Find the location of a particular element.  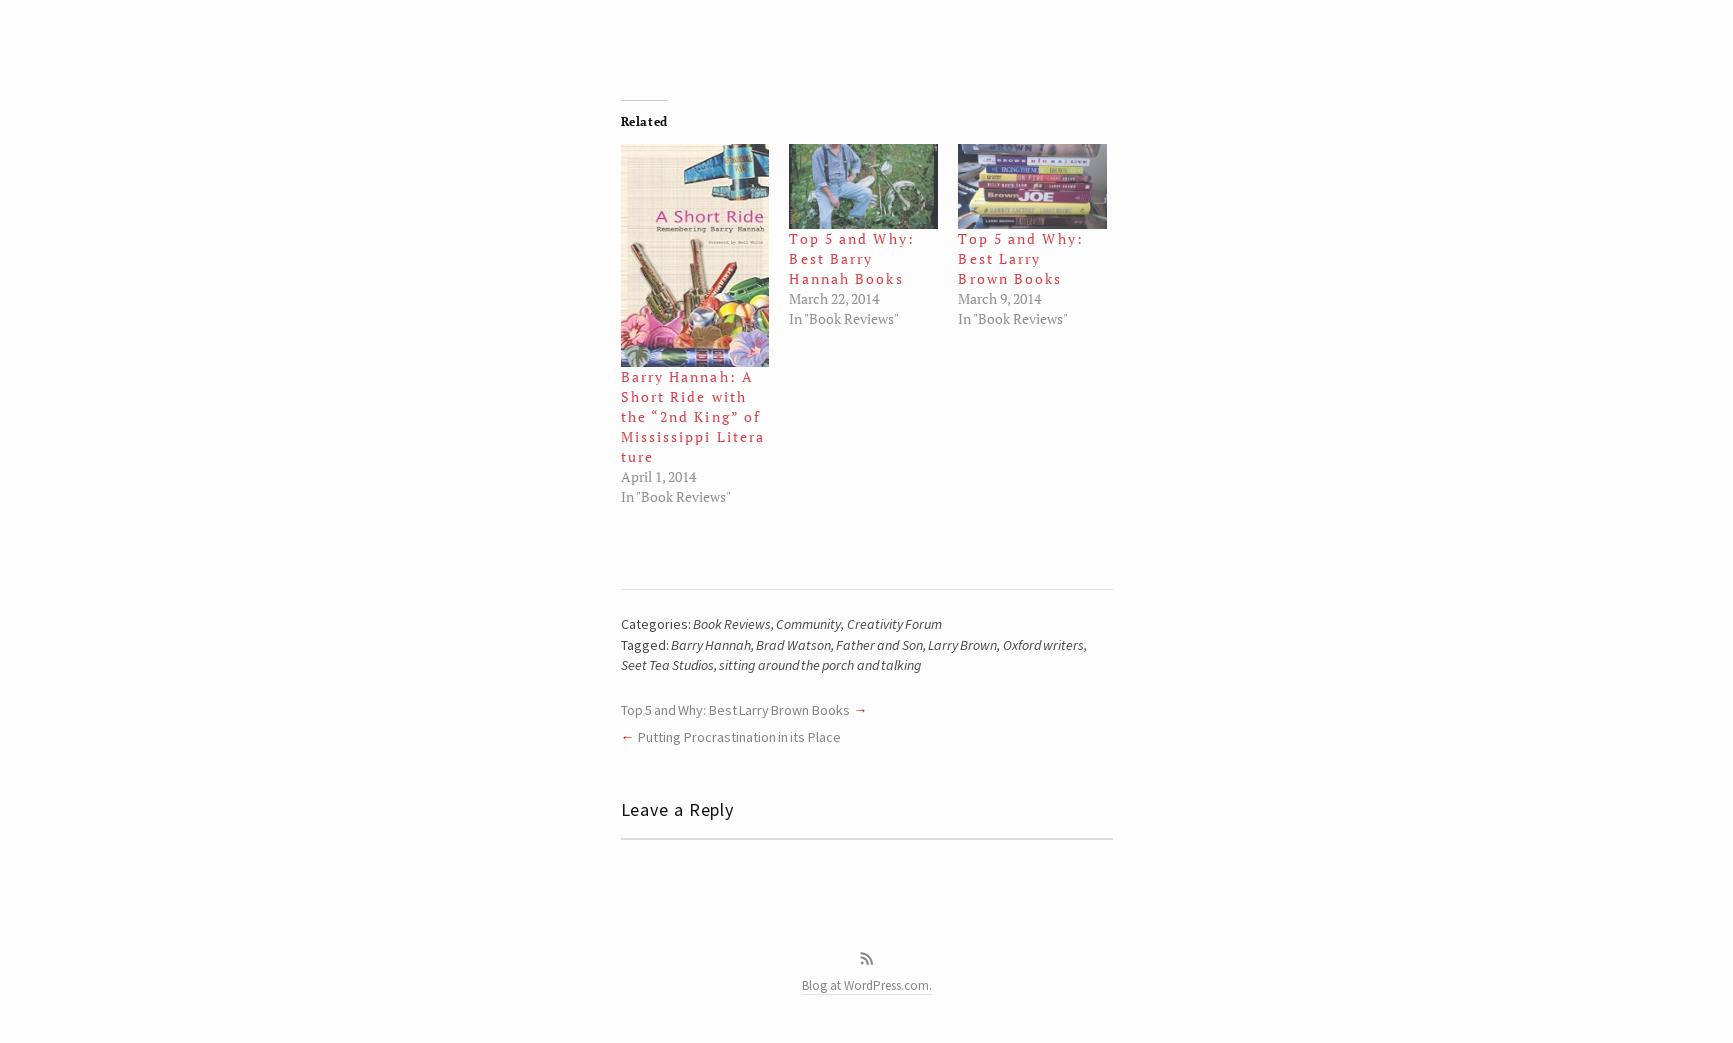

'Putting Procrastination in its Place' is located at coordinates (738, 736).